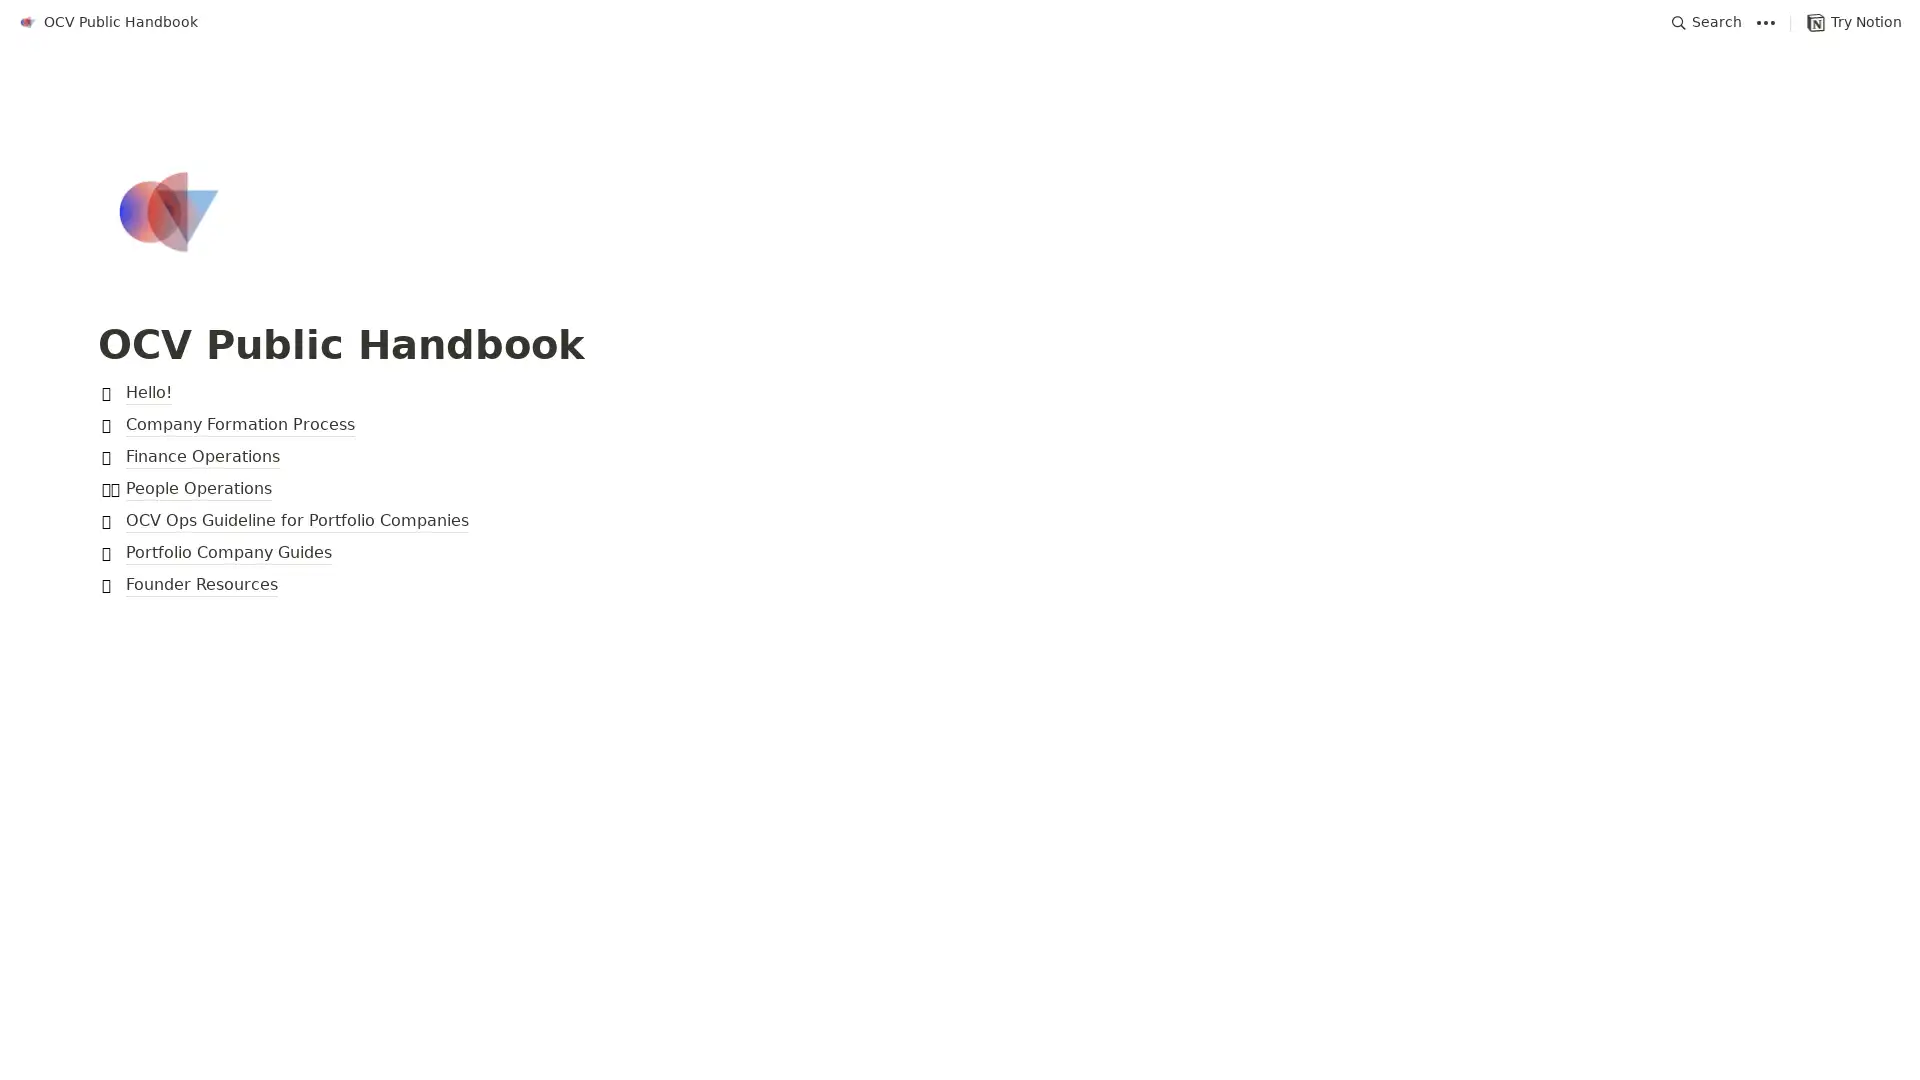 This screenshot has width=1920, height=1080. I want to click on Hello!, so click(960, 393).